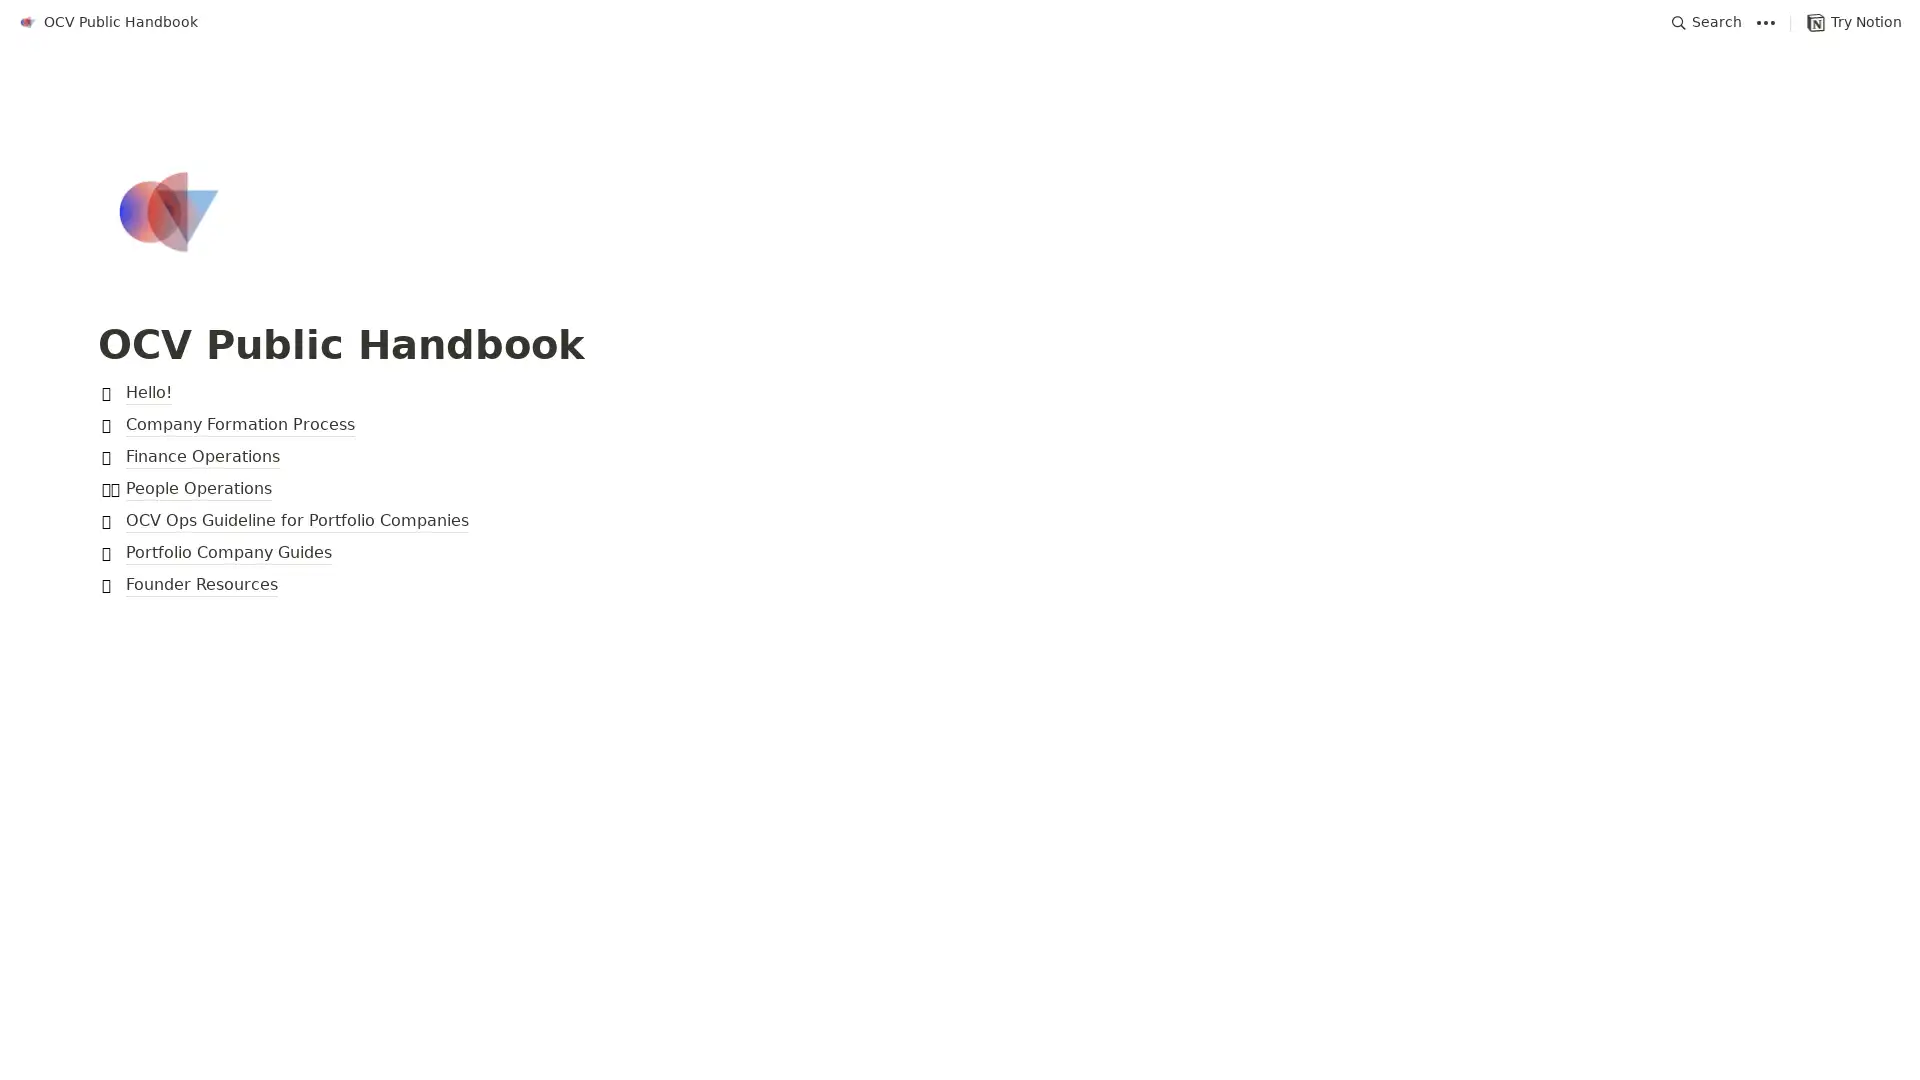 This screenshot has width=1920, height=1080. I want to click on Hello!, so click(960, 393).